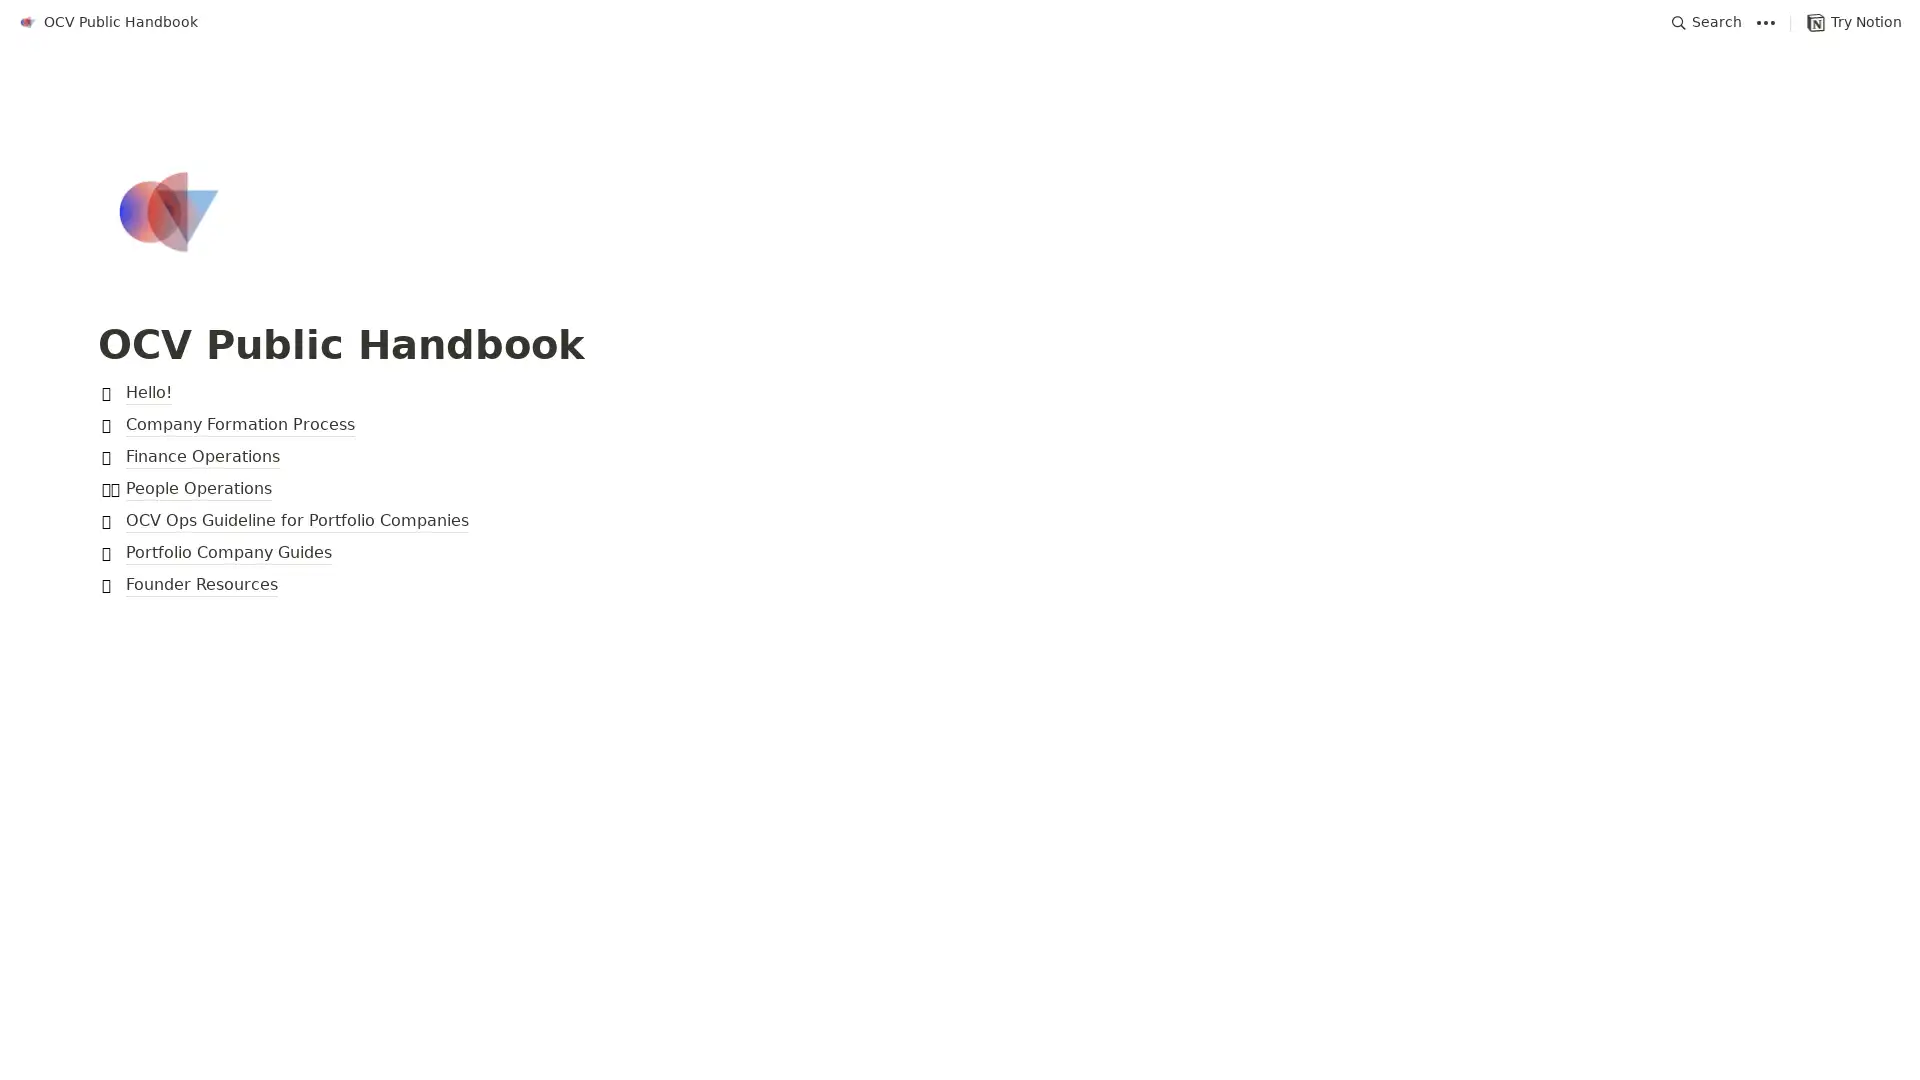 This screenshot has width=1920, height=1080. I want to click on Hello!, so click(960, 393).